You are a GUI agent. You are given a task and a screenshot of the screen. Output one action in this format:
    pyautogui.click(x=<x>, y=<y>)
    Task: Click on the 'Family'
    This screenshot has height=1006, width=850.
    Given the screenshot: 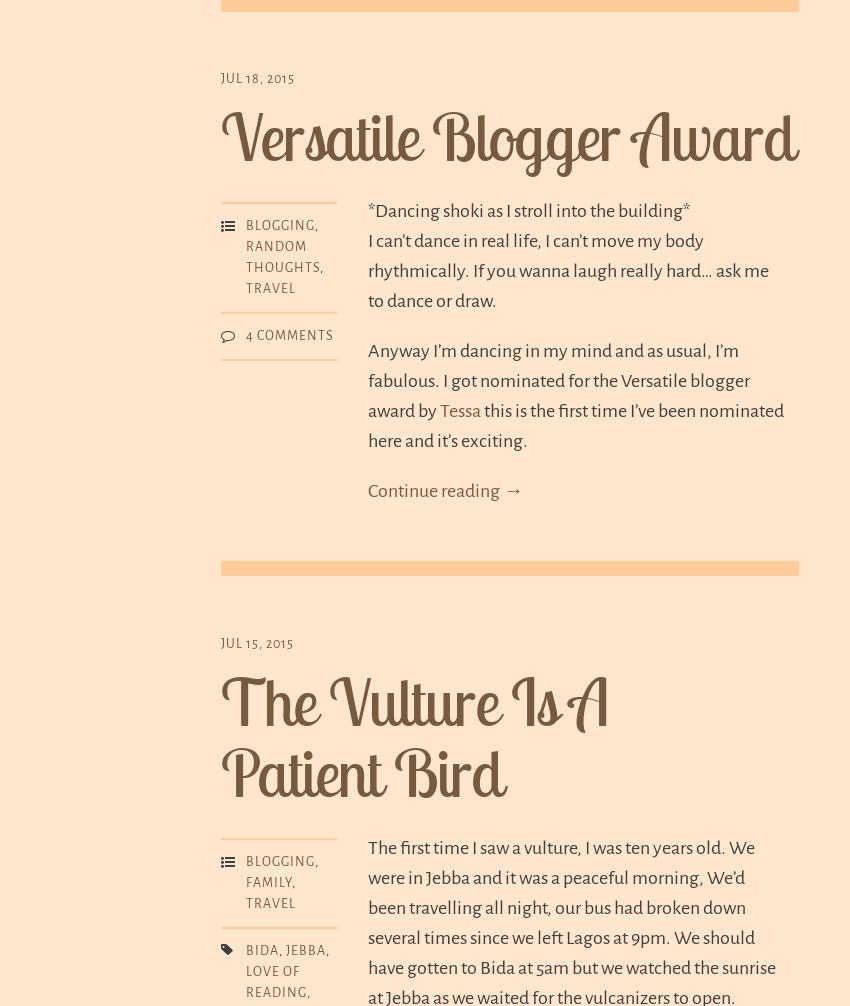 What is the action you would take?
    pyautogui.click(x=268, y=881)
    